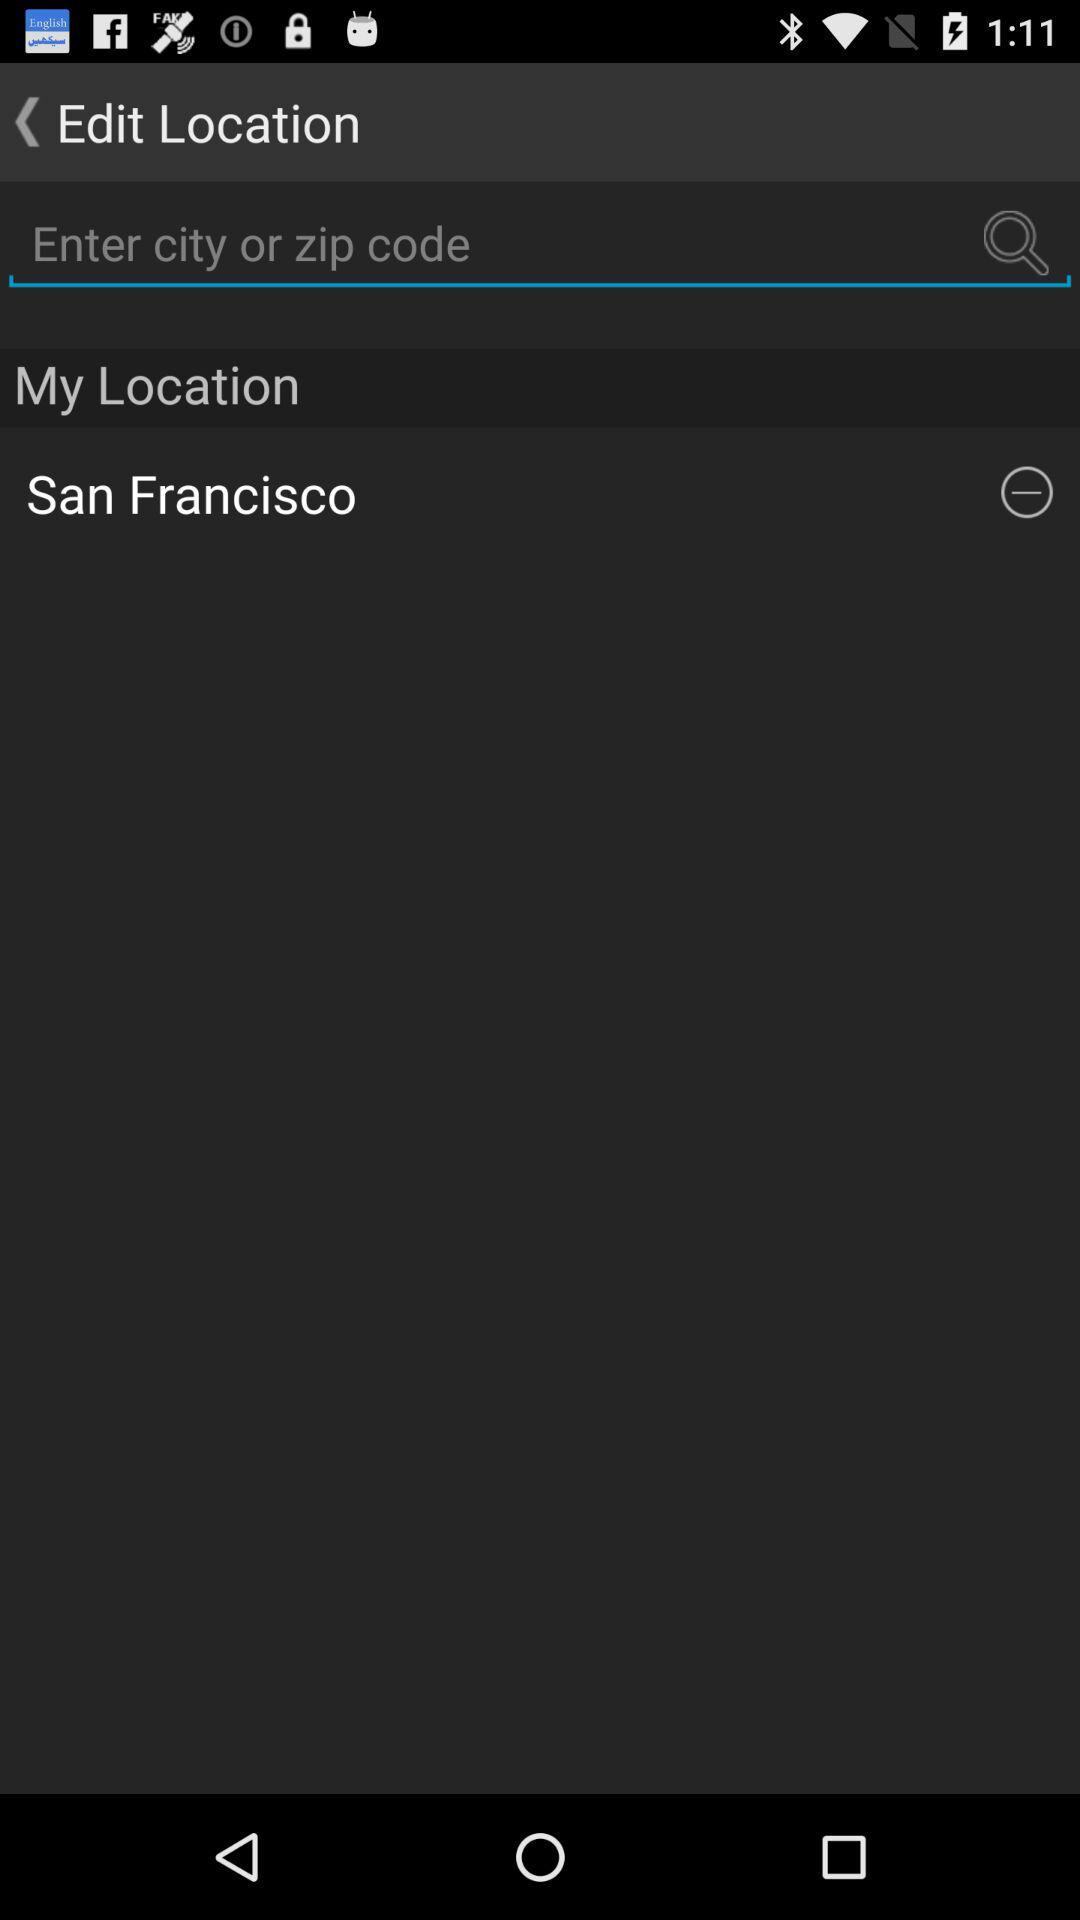  Describe the element at coordinates (1027, 492) in the screenshot. I see `item at the top right corner` at that location.